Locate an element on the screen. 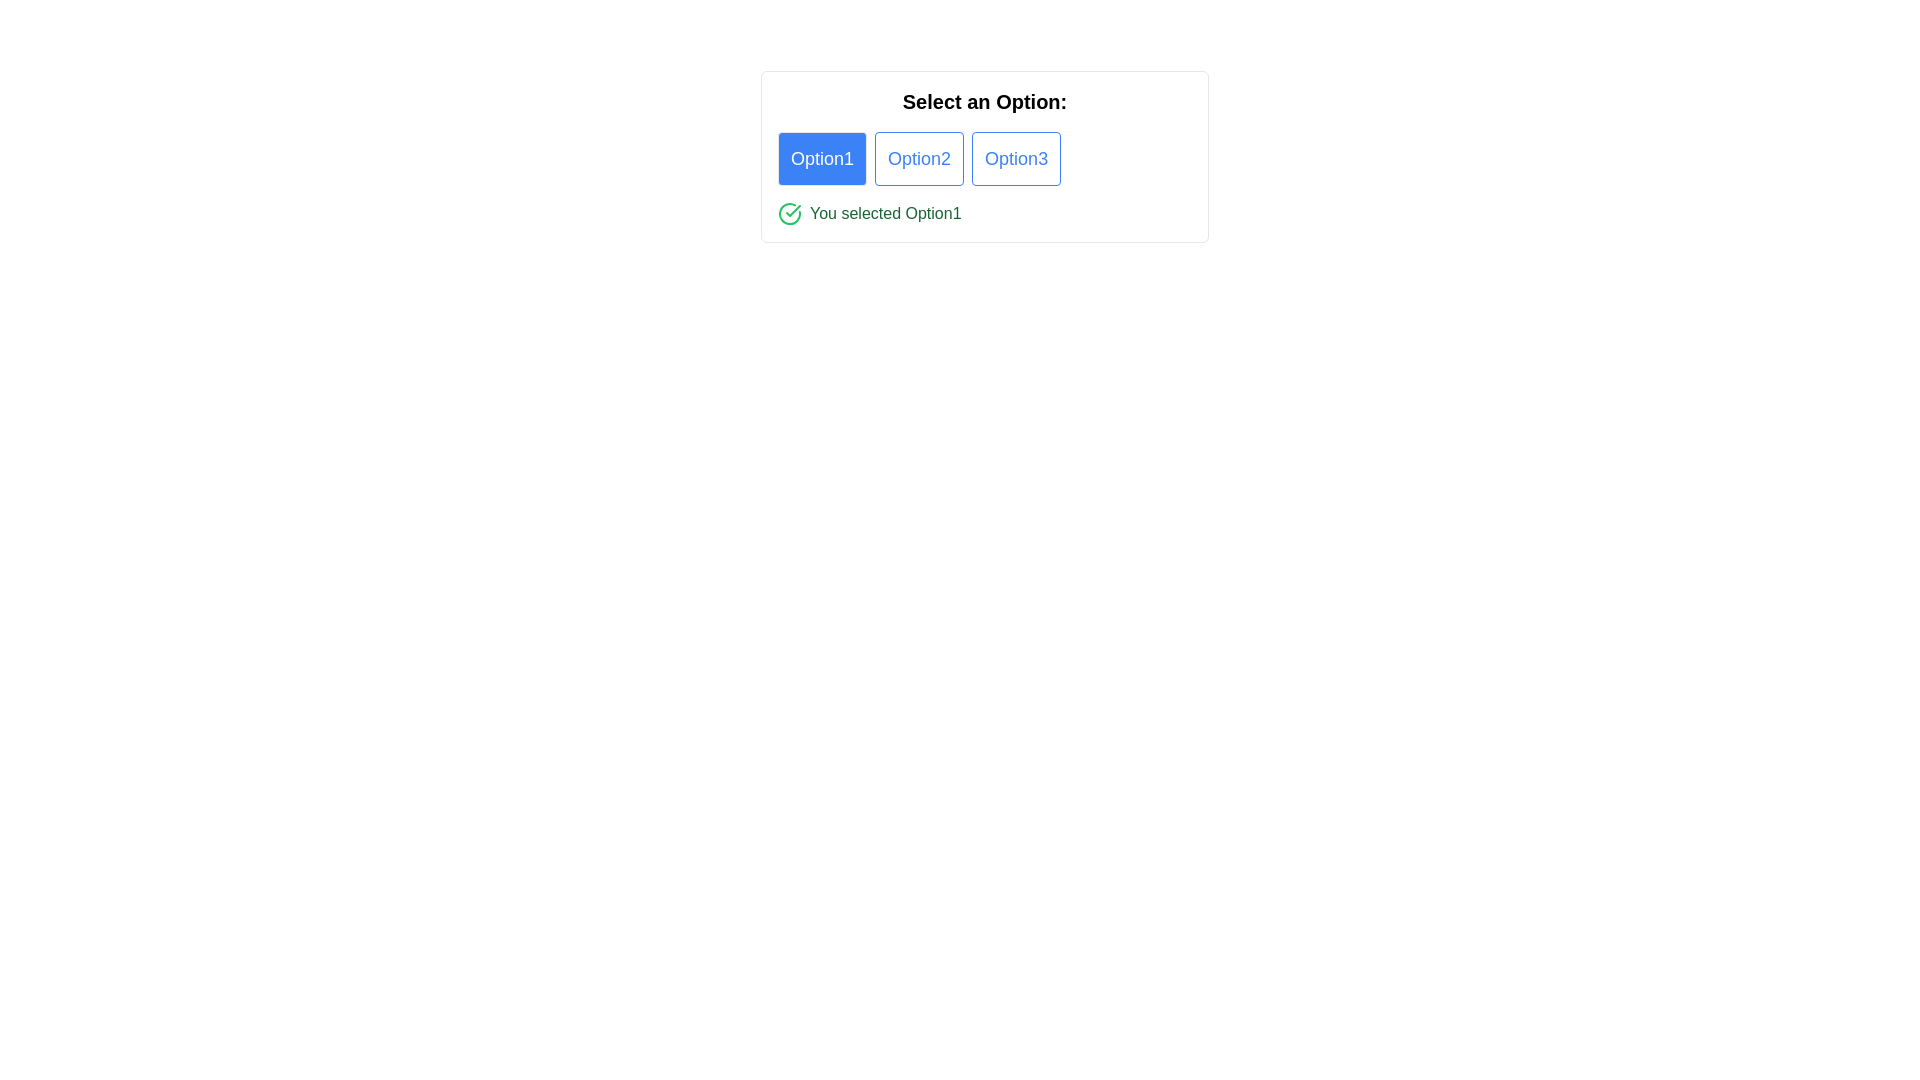 The image size is (1920, 1080). the green checkmark icon located at the bottom left corner of the text 'You selected Option1', which indicates a selection or confirmation action is located at coordinates (792, 211).